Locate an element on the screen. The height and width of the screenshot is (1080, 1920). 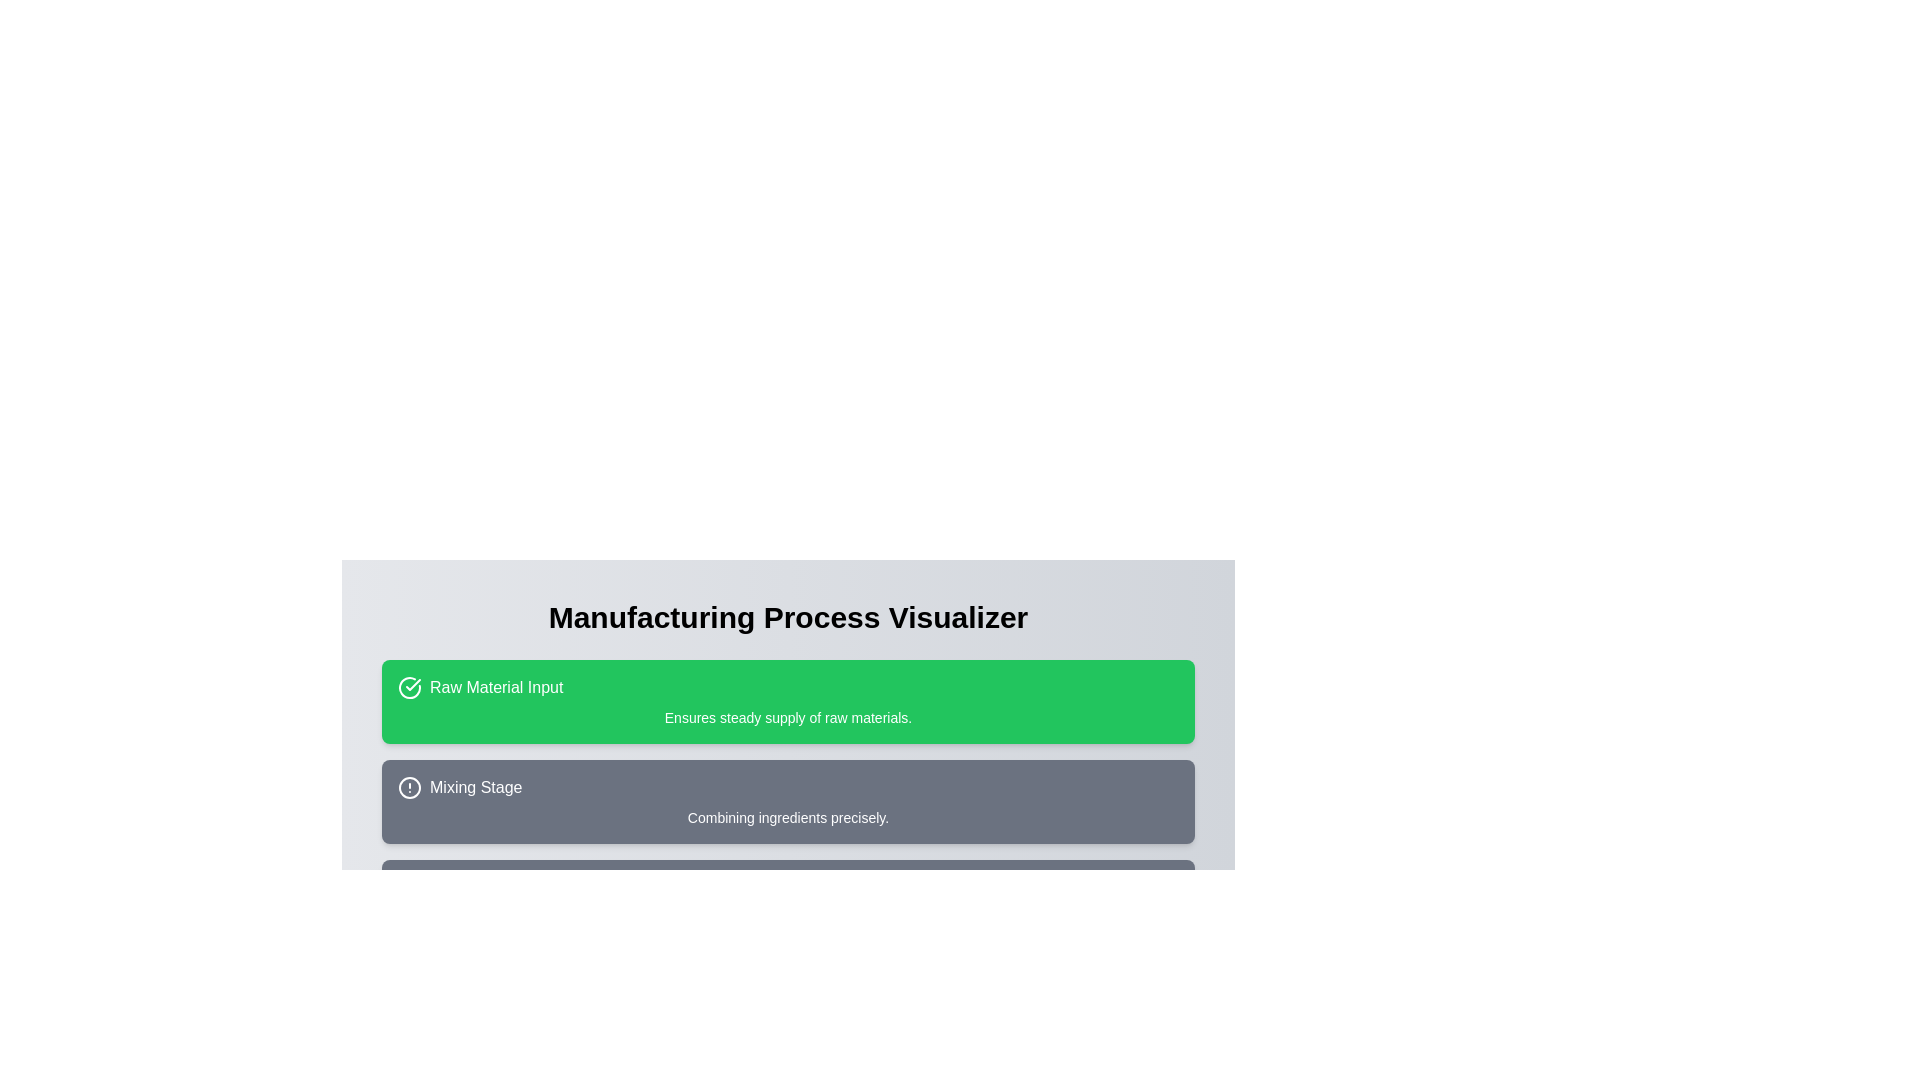
the Circle SVG element located in the lower section of the interface, which serves as a graphical component within an SVG group is located at coordinates (408, 986).